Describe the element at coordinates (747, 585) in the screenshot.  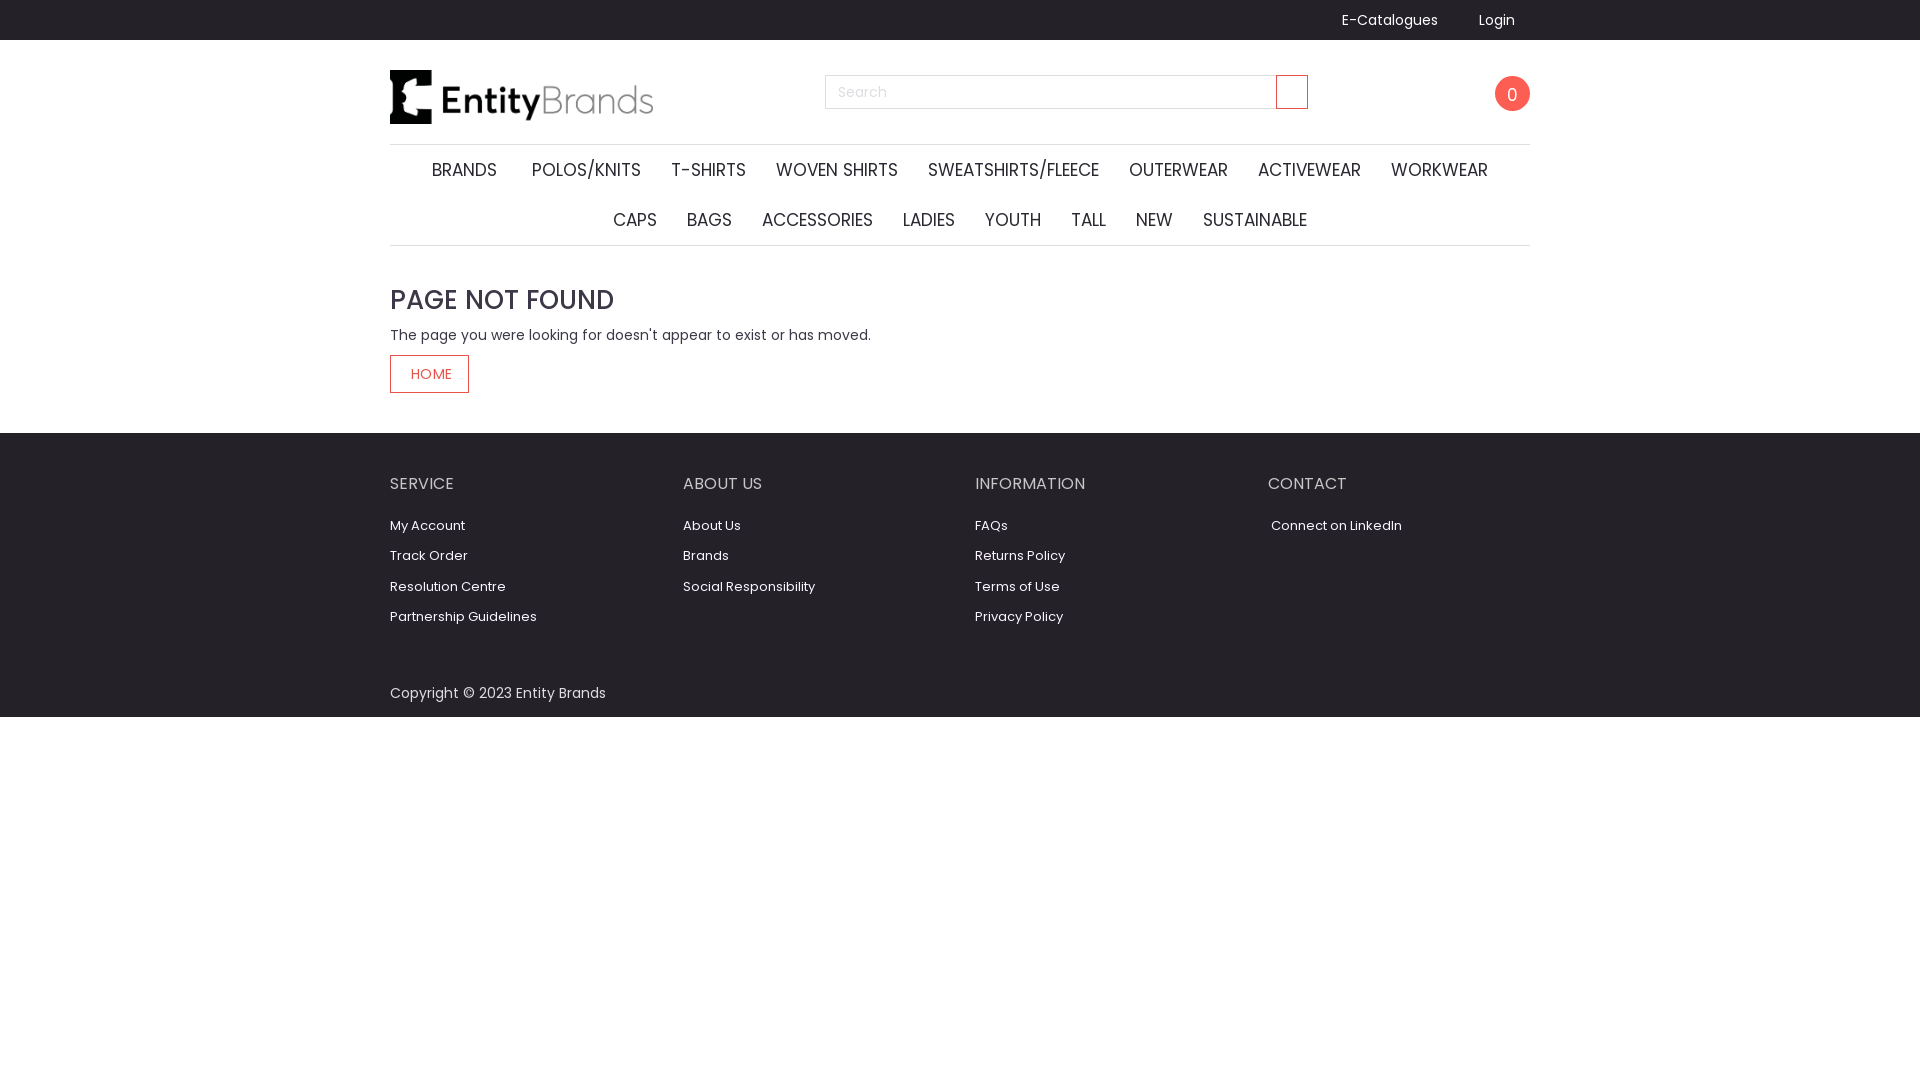
I see `'Social Responsibility'` at that location.